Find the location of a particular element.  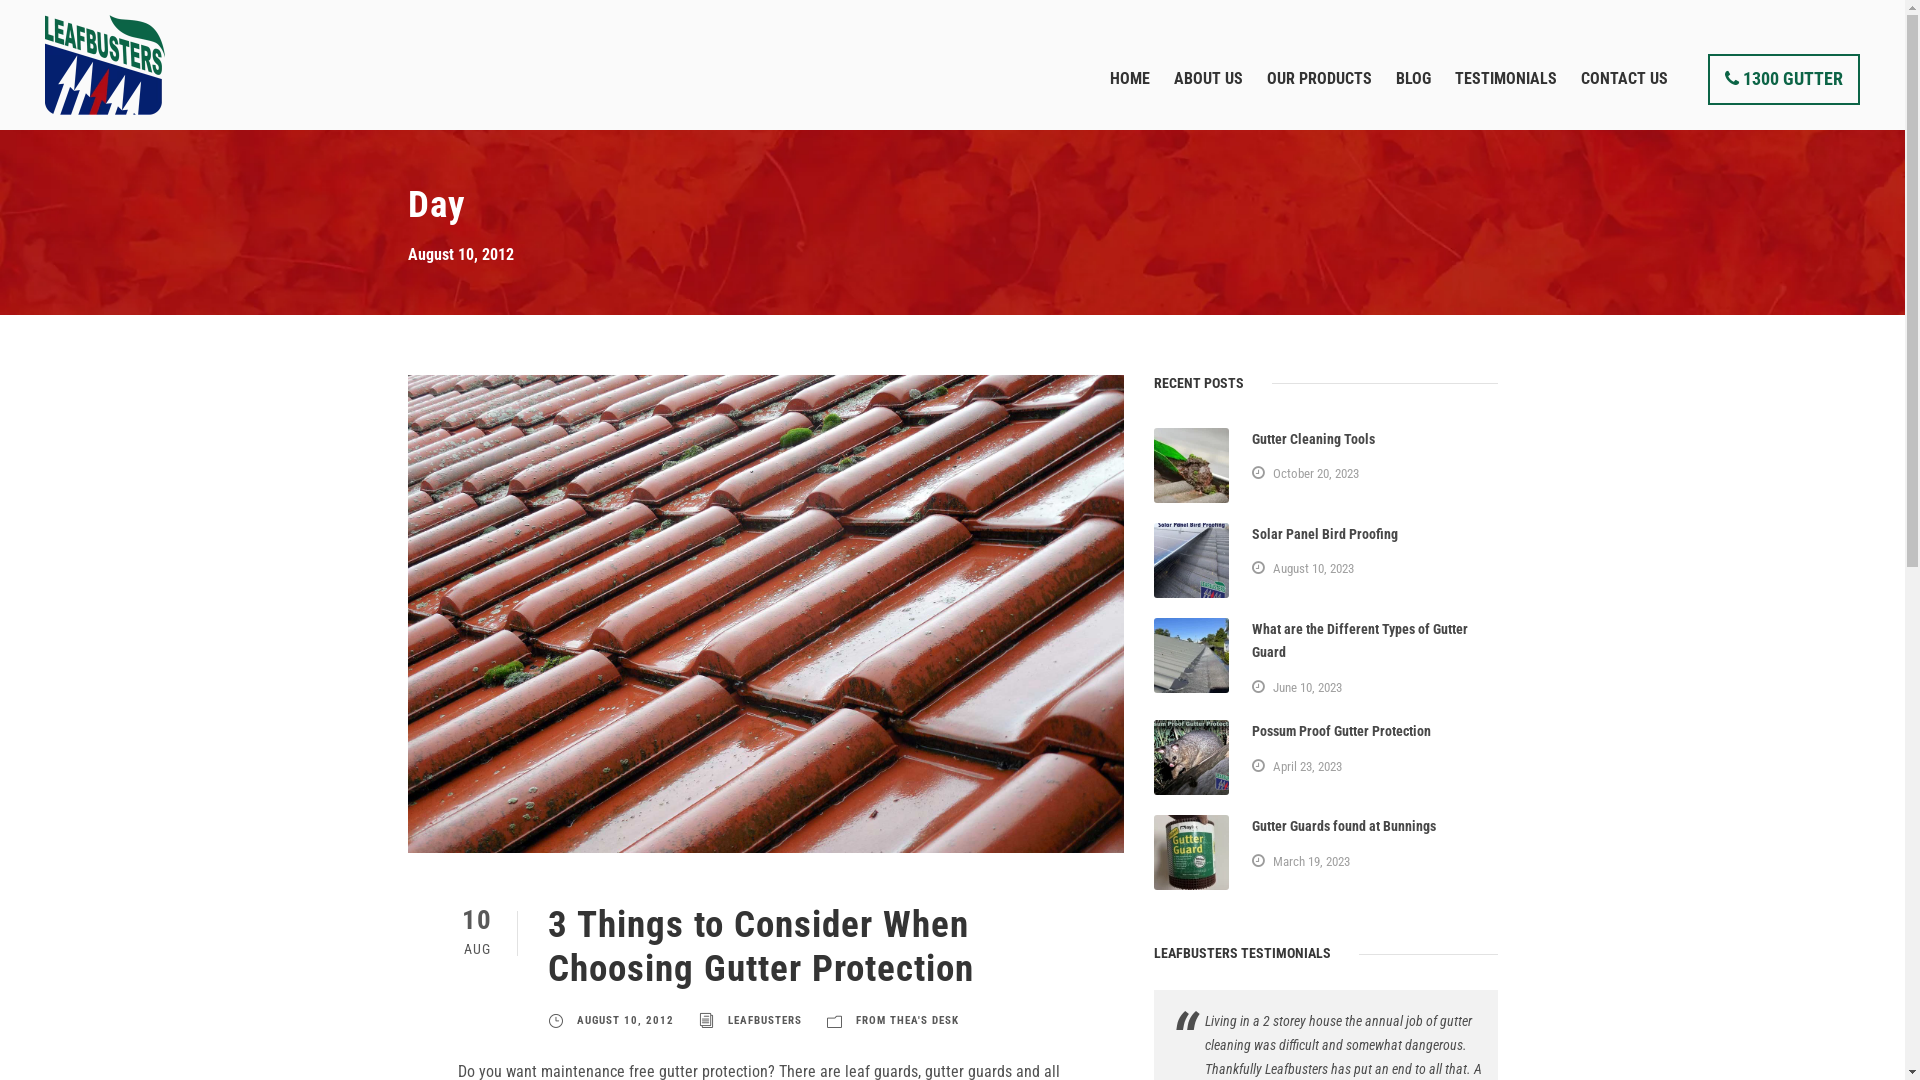

'October 20, 2023' is located at coordinates (1315, 473).